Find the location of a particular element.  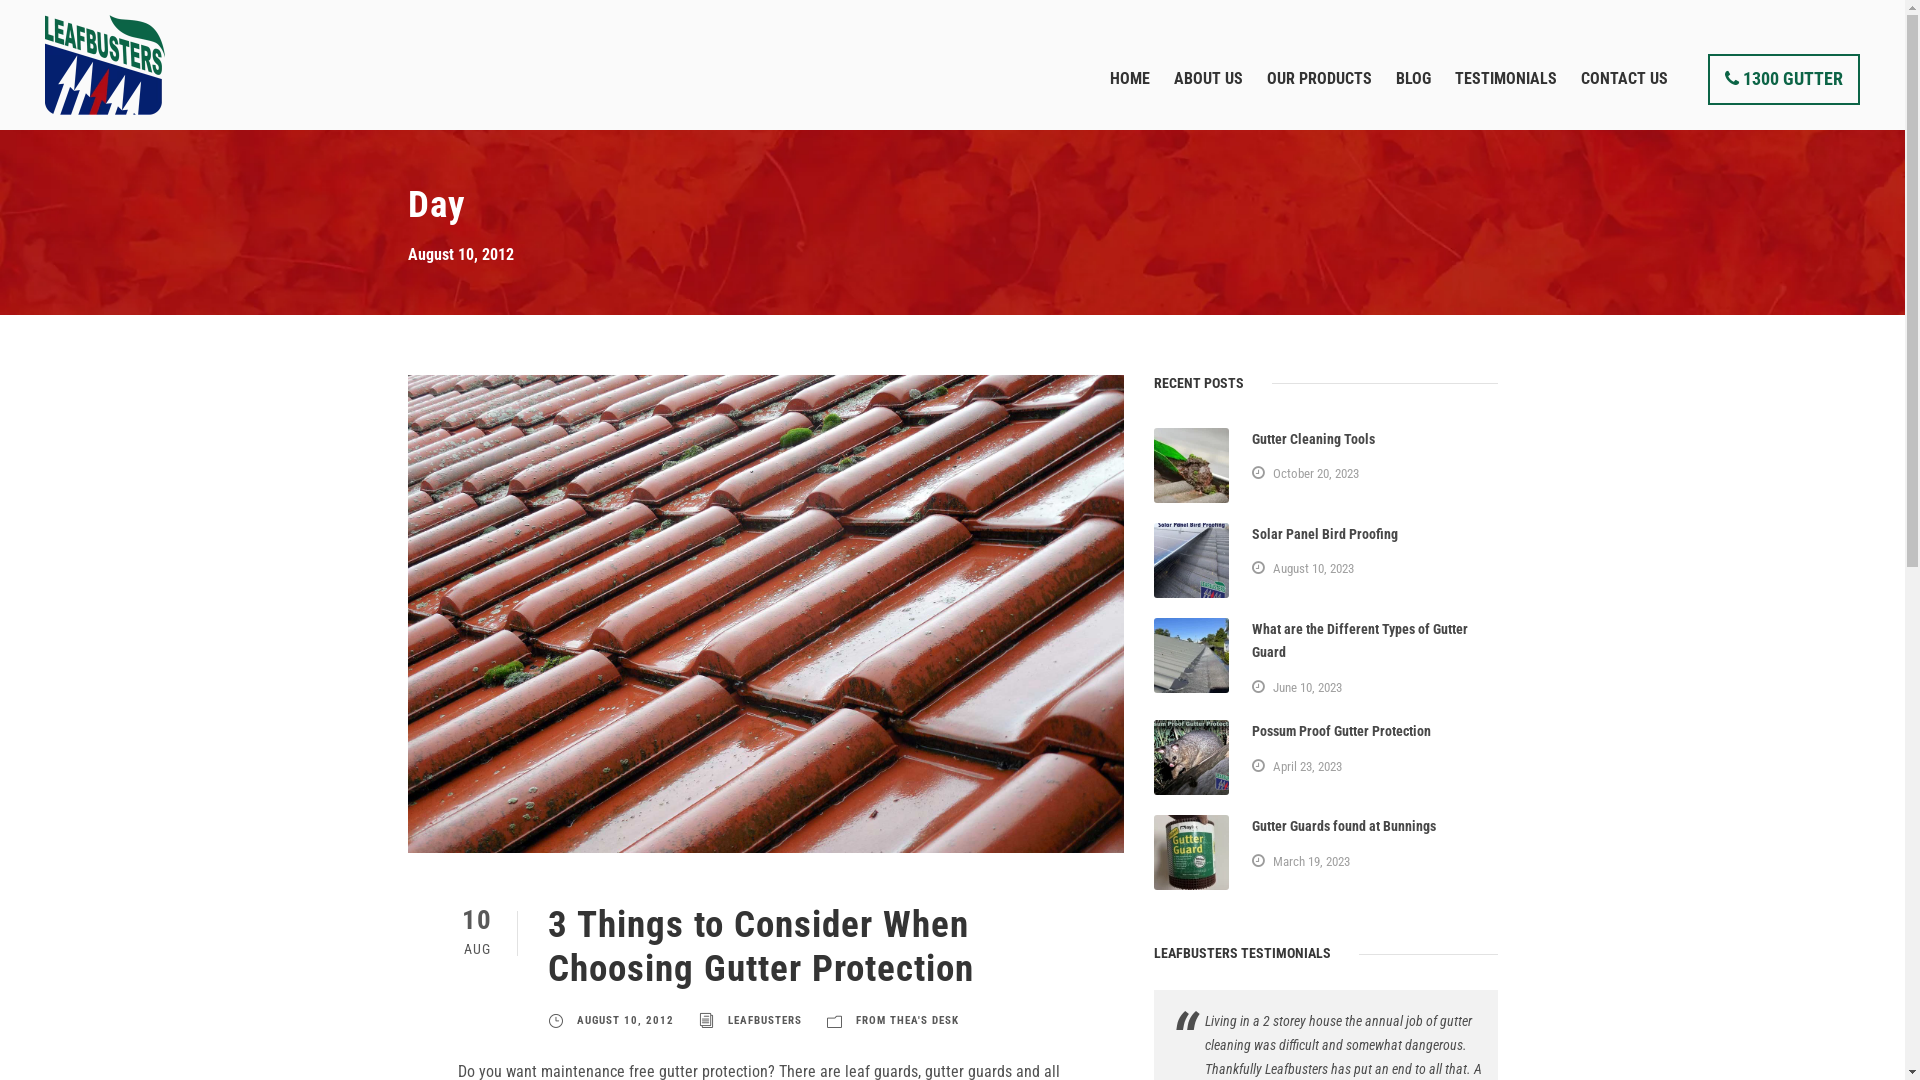

'October 20, 2023' is located at coordinates (1315, 473).